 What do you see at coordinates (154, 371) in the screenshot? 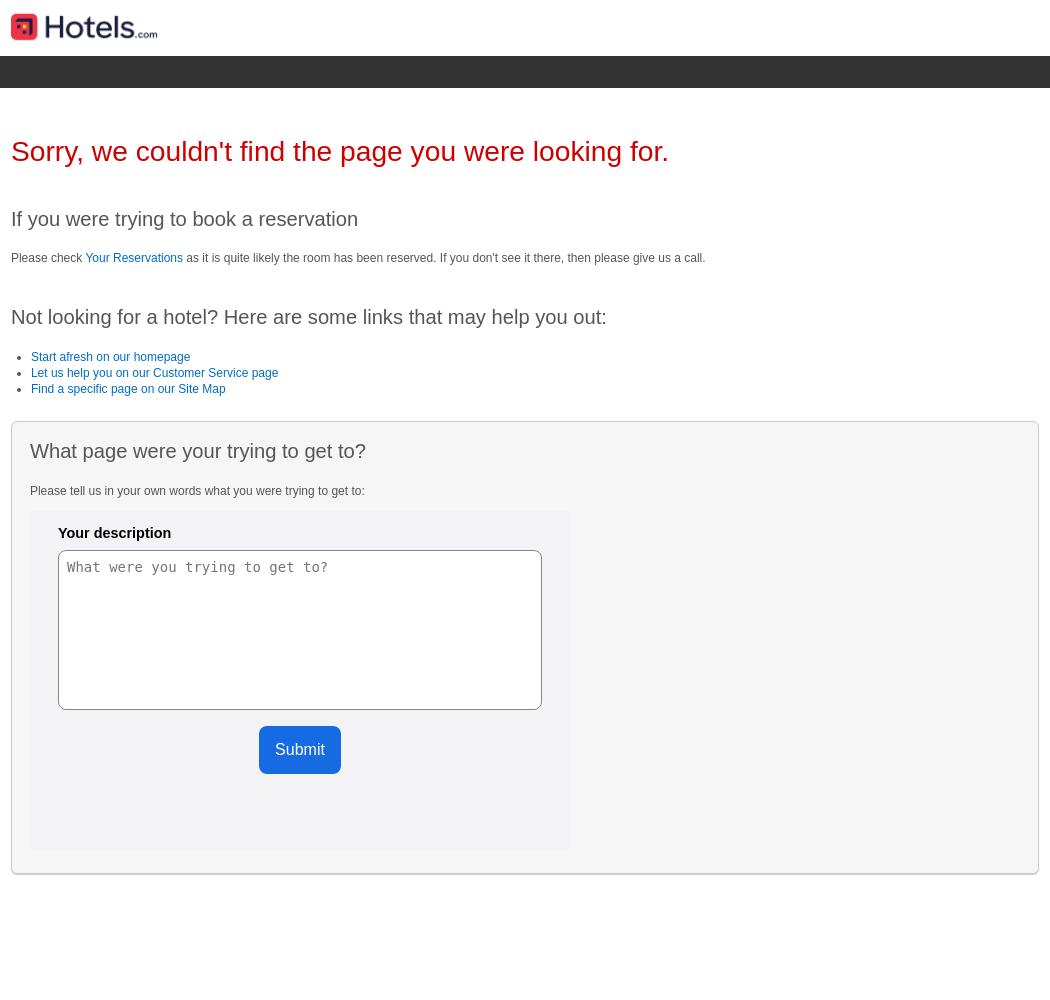
I see `'Let us help you on our Customer Service page'` at bounding box center [154, 371].